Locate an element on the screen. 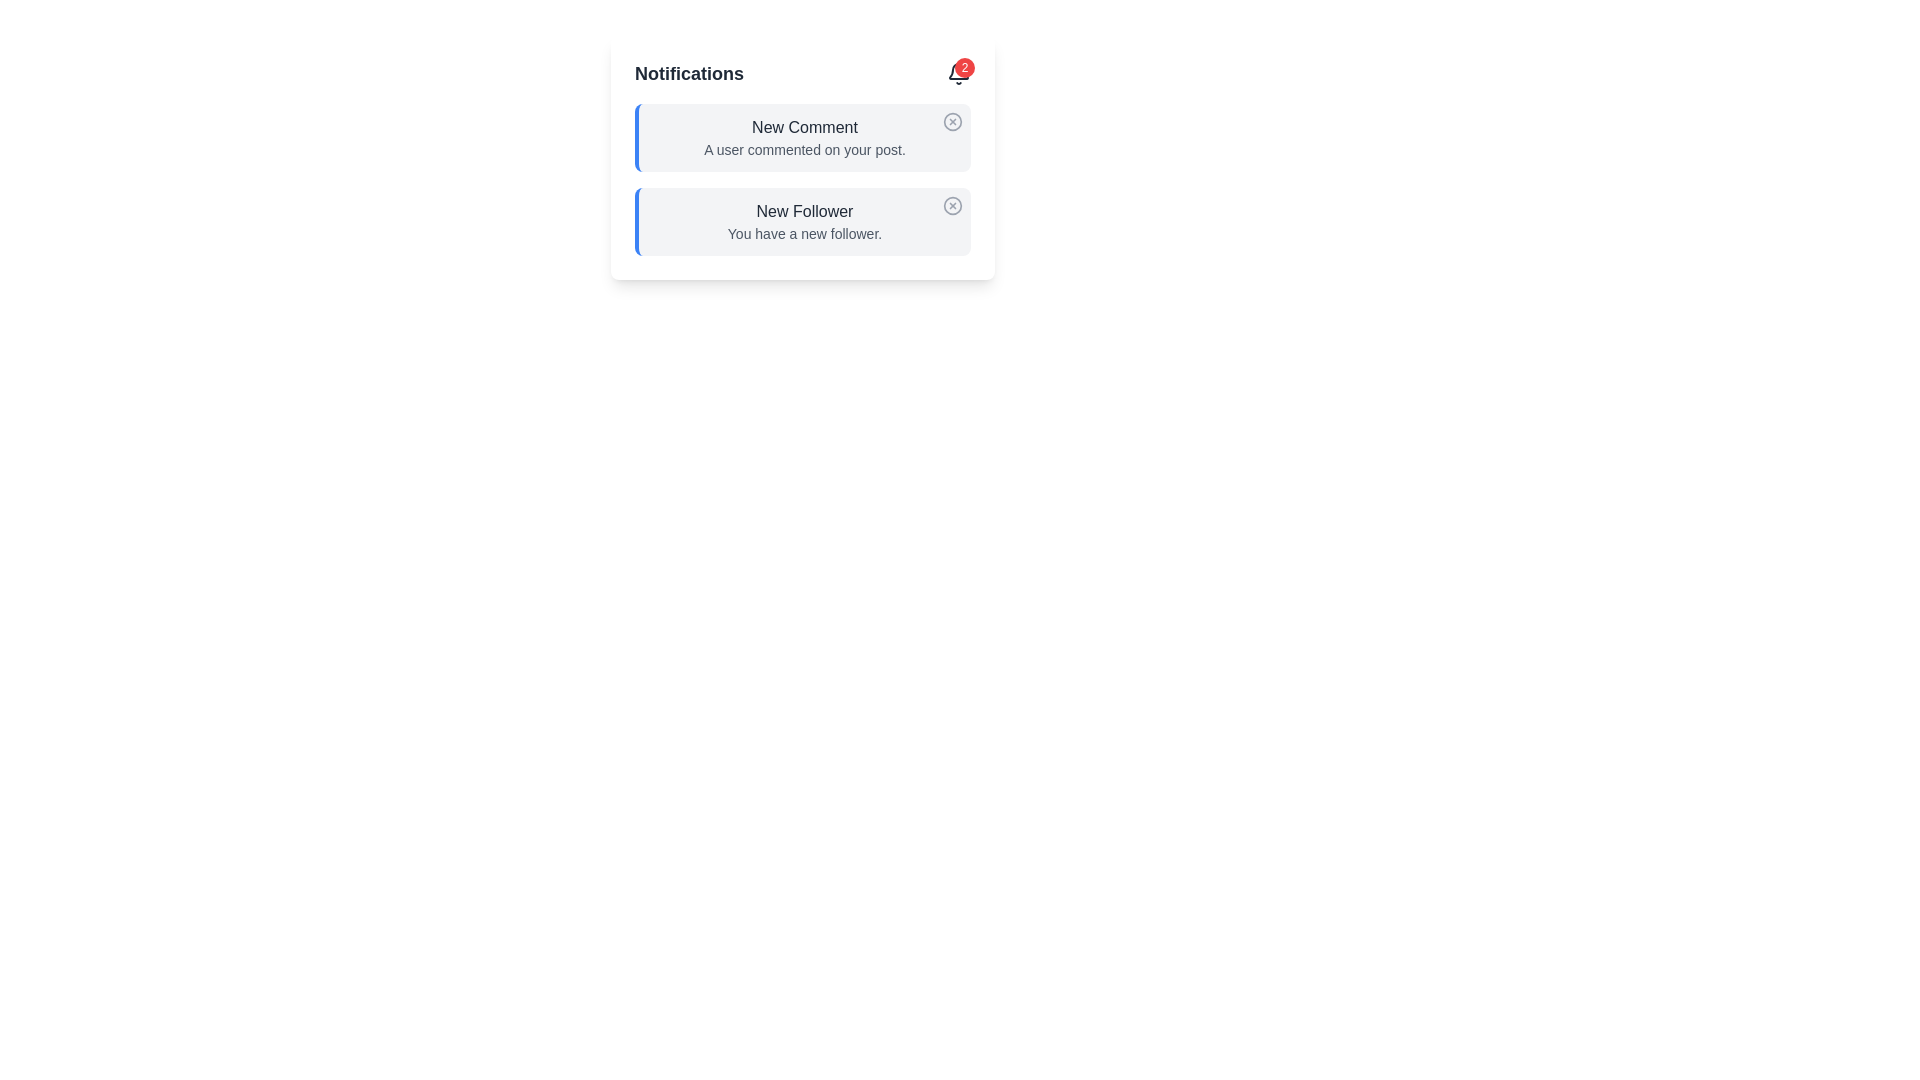  the Notification badge, which is a small circular badge with a red background displaying the number '2', located at the top right corner of the bell icon in the notification panel is located at coordinates (964, 67).